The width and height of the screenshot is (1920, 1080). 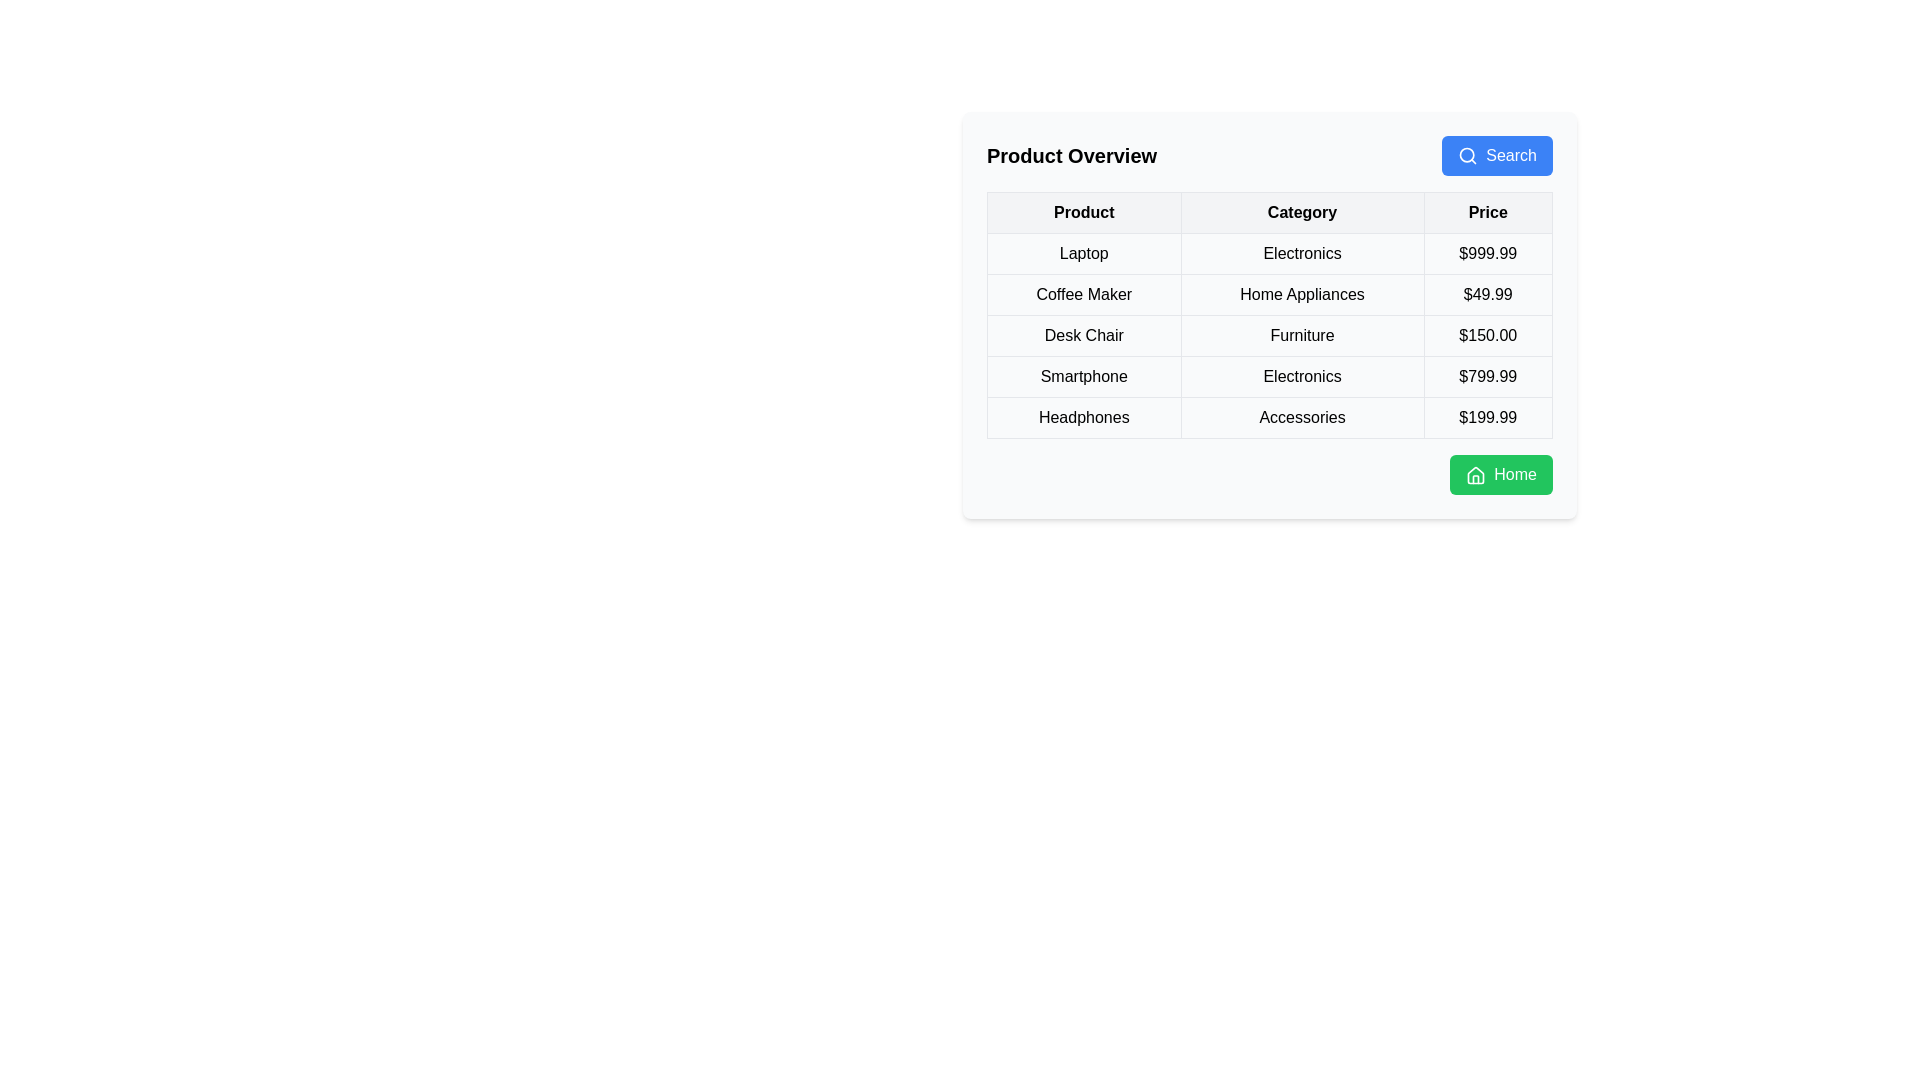 What do you see at coordinates (1302, 253) in the screenshot?
I see `the Text label that serves as a category label for the product 'Laptop', located in the second column of the table under the 'Category' header` at bounding box center [1302, 253].